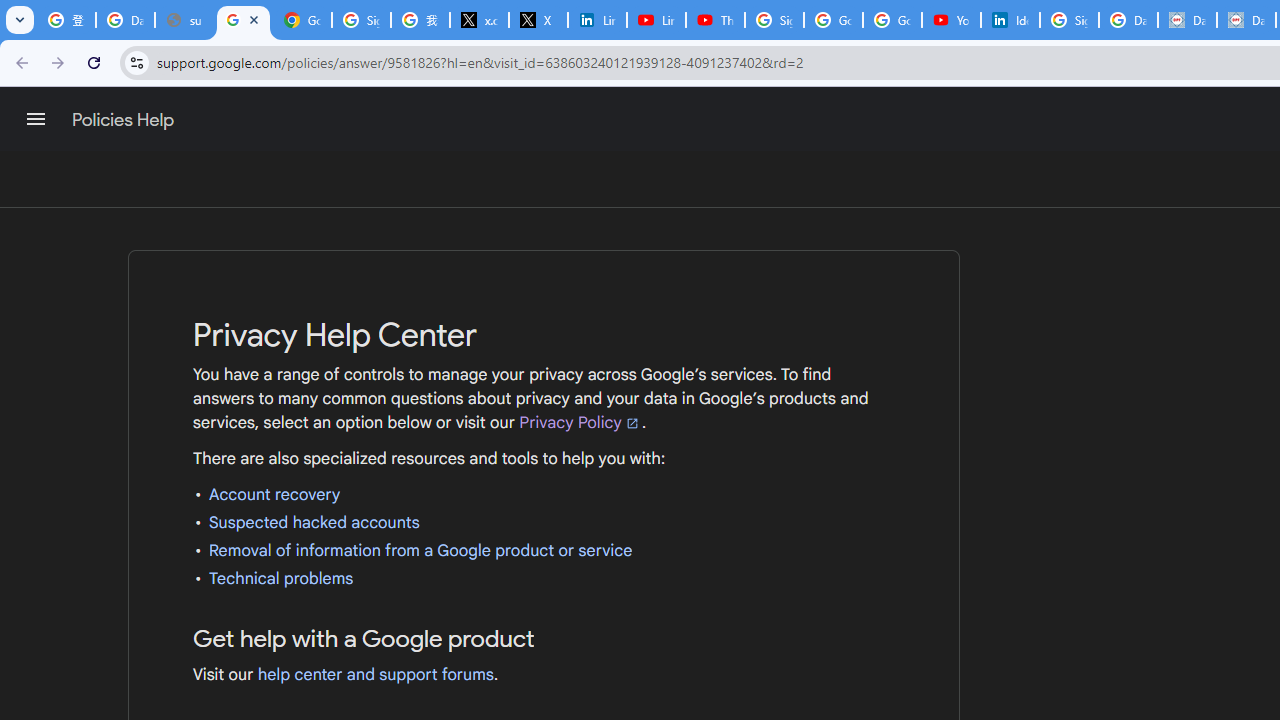 The image size is (1280, 720). What do you see at coordinates (420, 550) in the screenshot?
I see `'Removal of information from a Google product or service'` at bounding box center [420, 550].